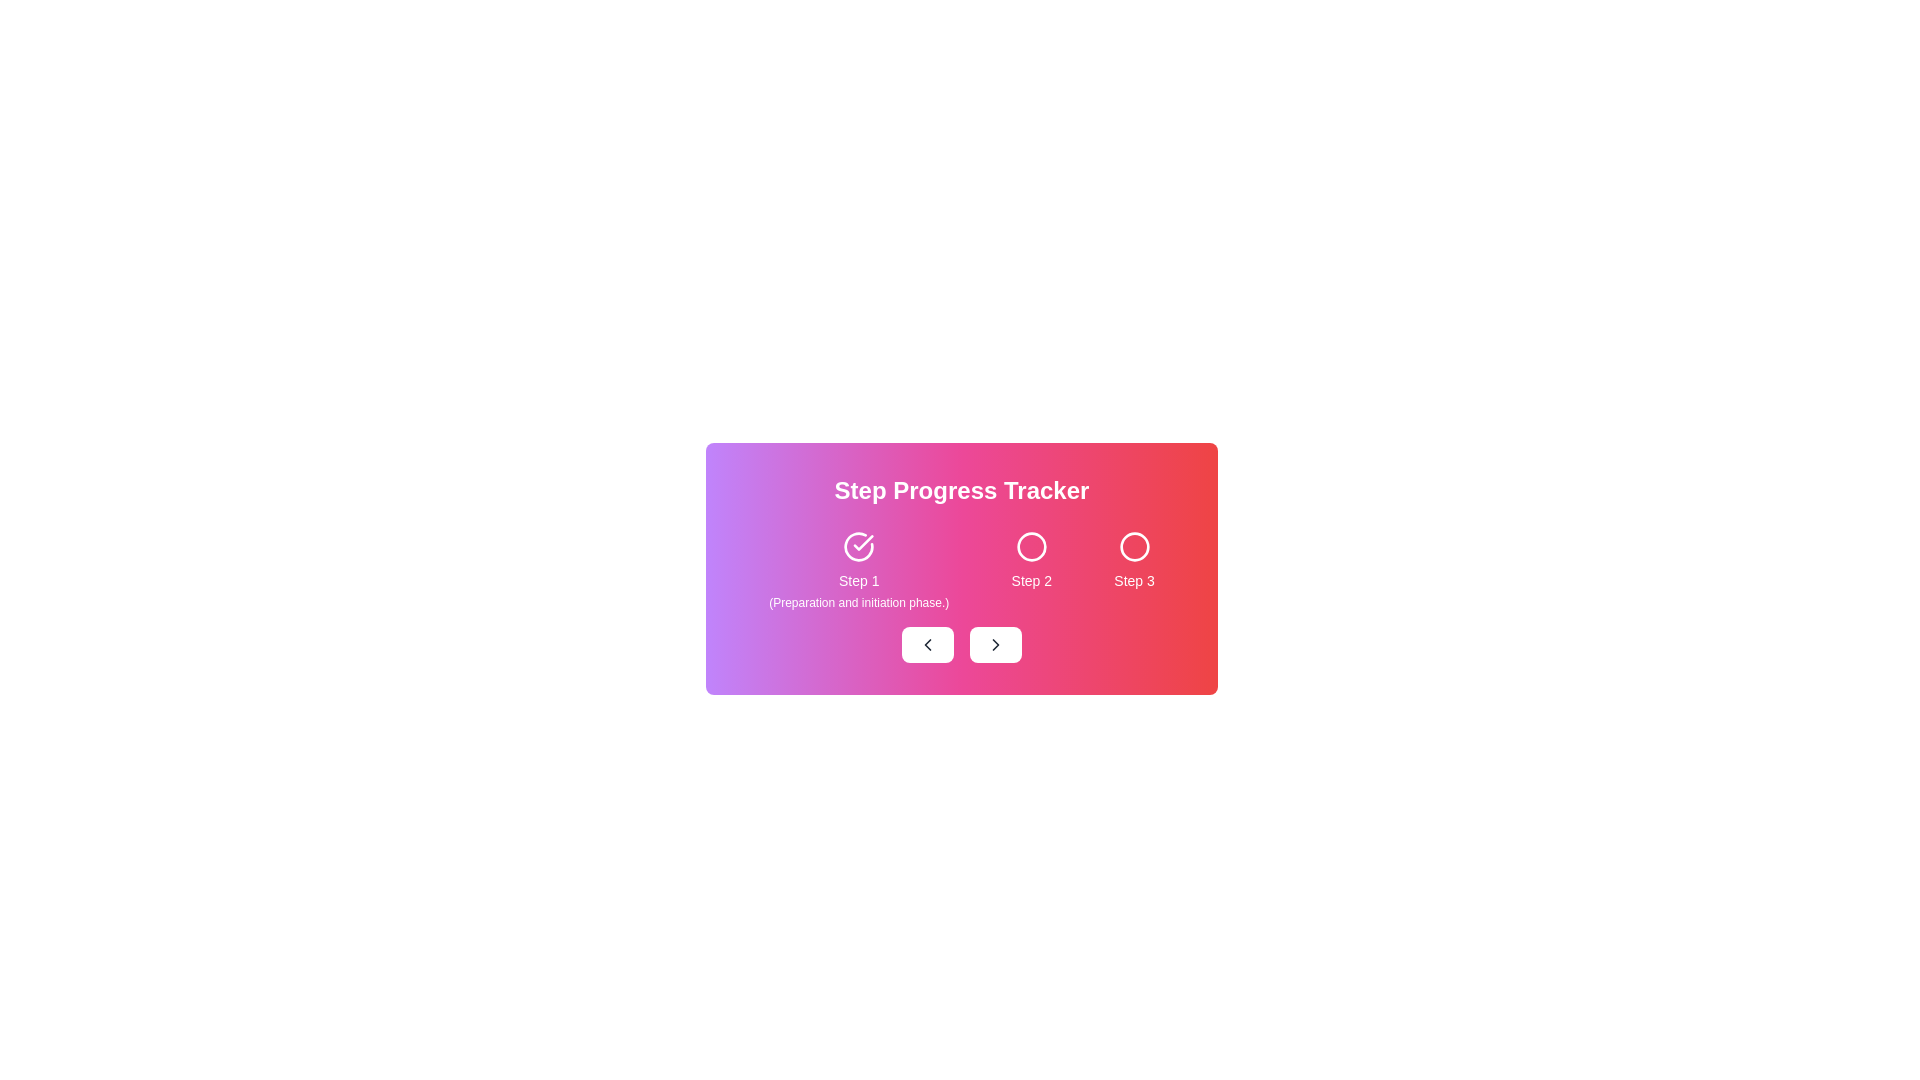  I want to click on the Step 2 circular icon in the progress tracker, so click(1031, 547).